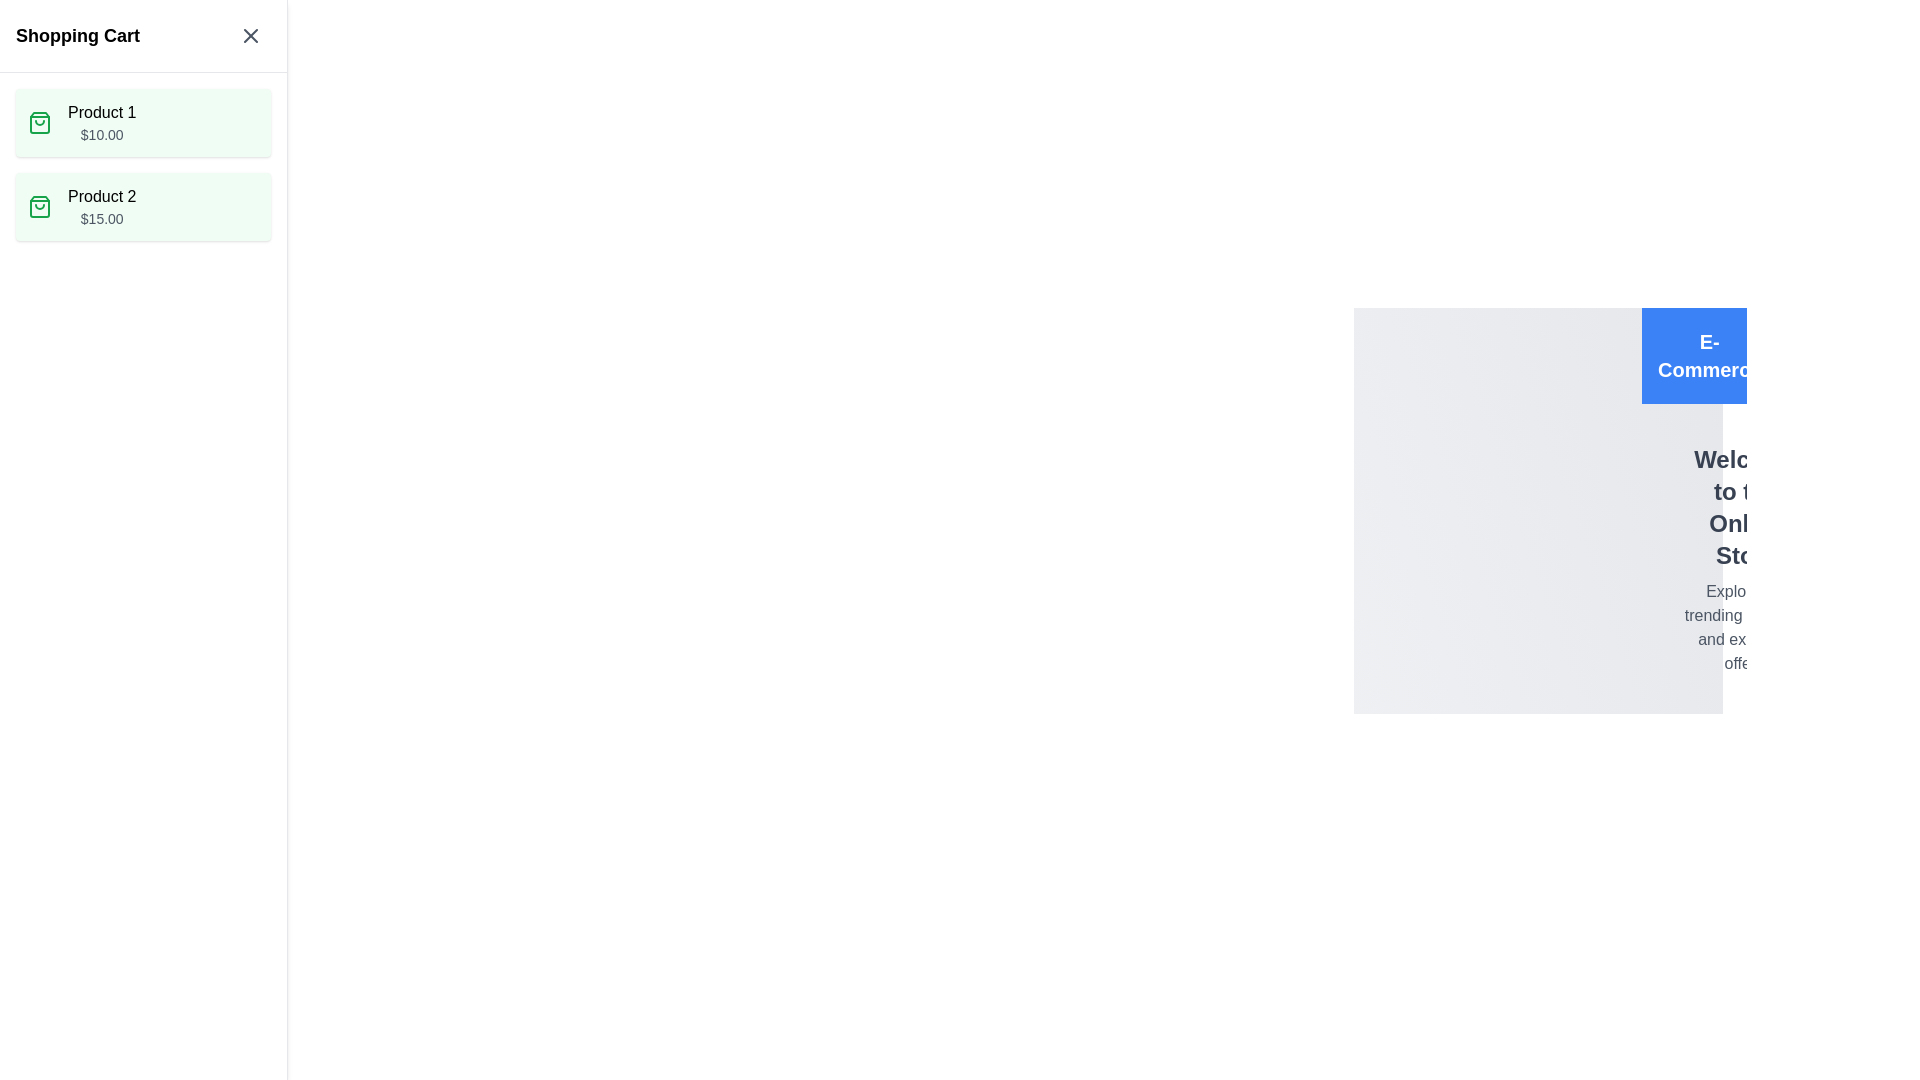  I want to click on the Text Label displaying 'Product 2' above the price '$15.00' in the shopping cart interface, positioned below 'Product 1 - $10.00', so click(101, 207).